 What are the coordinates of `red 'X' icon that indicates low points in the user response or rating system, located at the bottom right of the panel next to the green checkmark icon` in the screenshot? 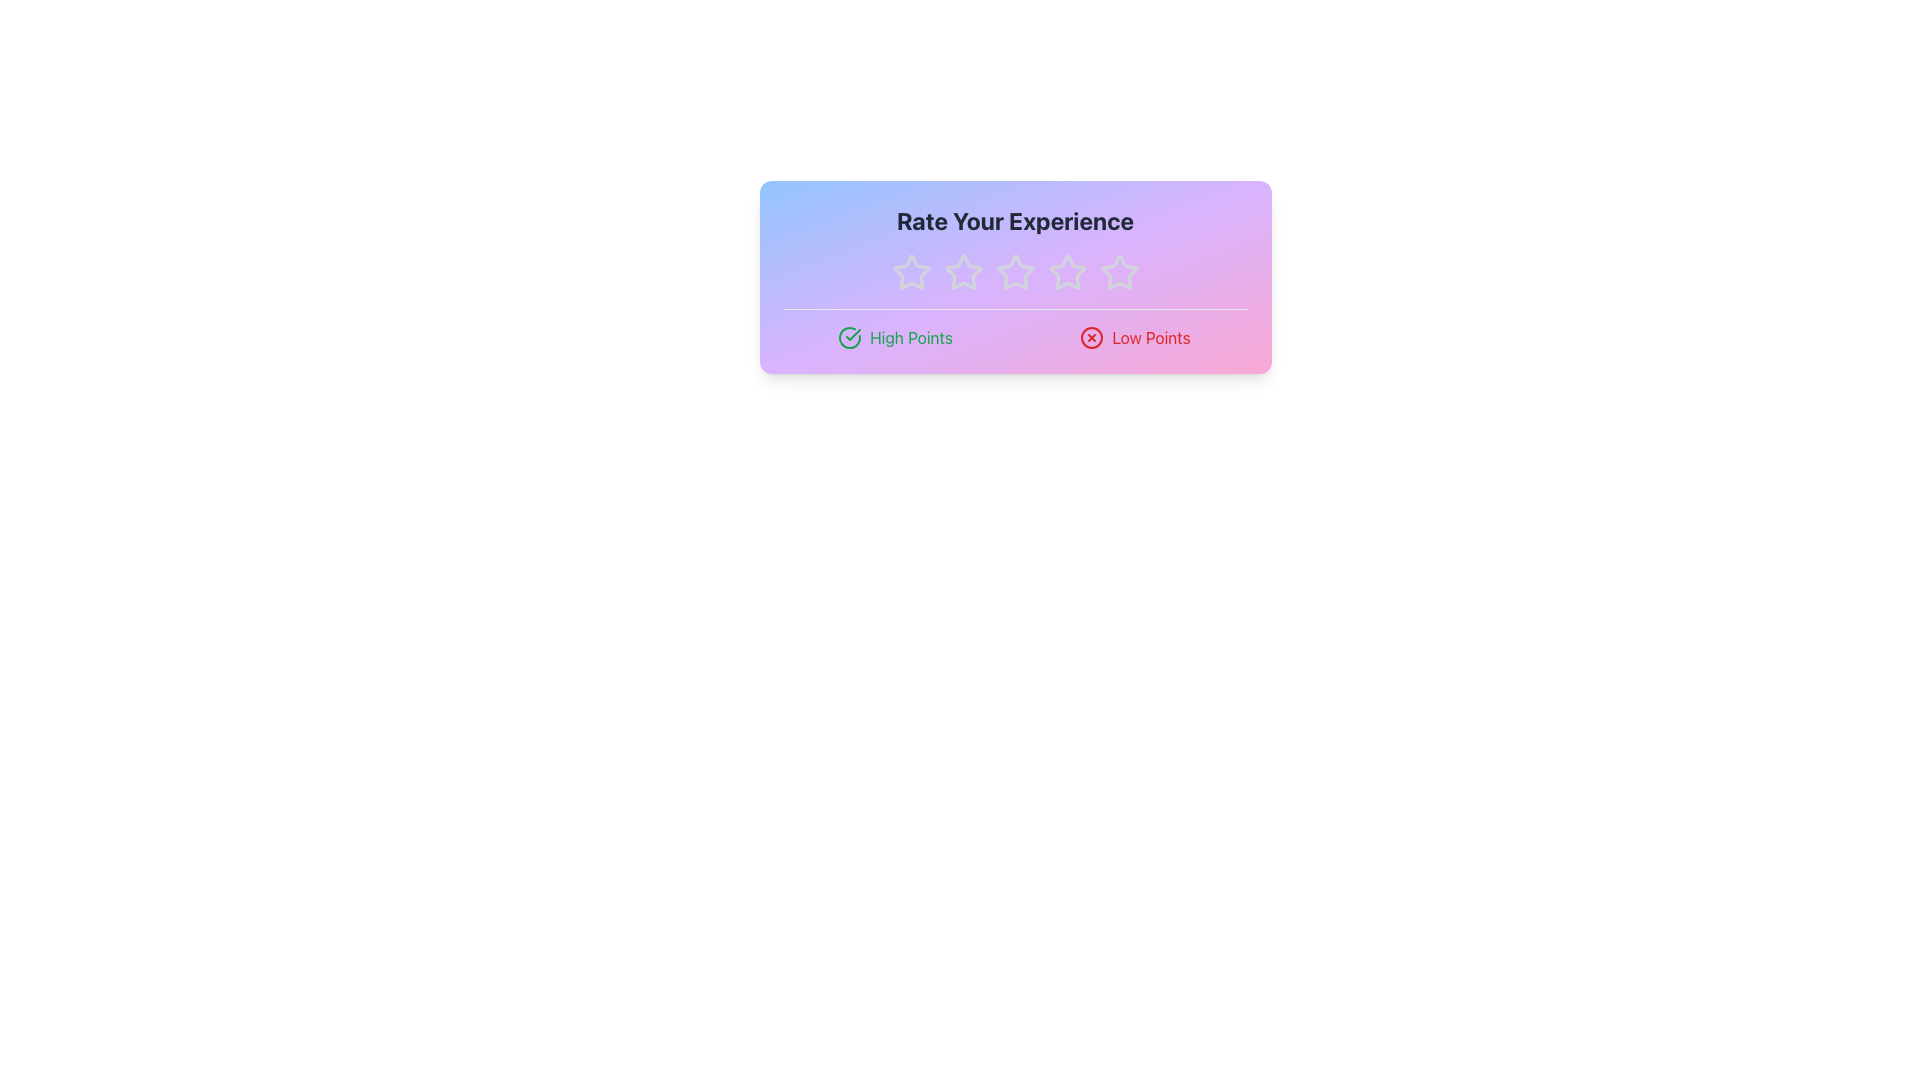 It's located at (1091, 337).